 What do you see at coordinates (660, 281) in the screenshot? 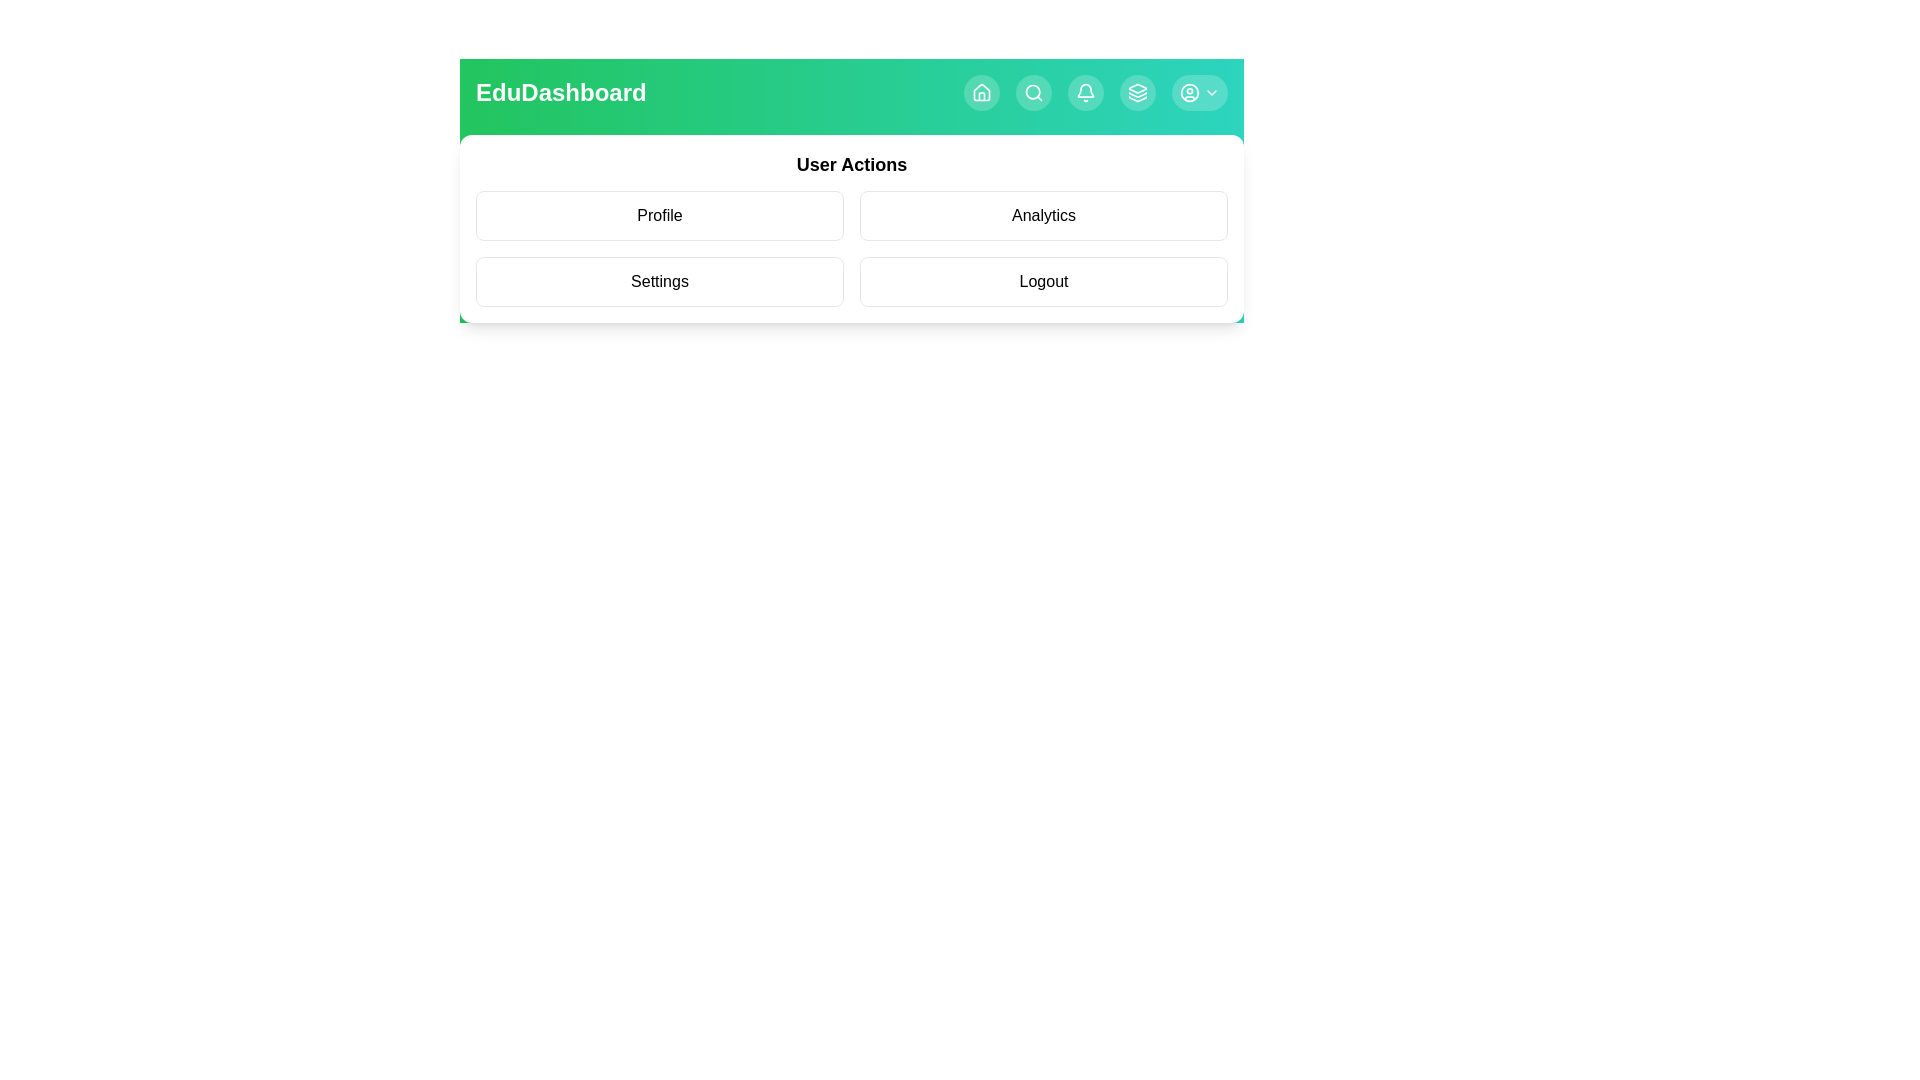
I see `the user action item Settings from the menu` at bounding box center [660, 281].